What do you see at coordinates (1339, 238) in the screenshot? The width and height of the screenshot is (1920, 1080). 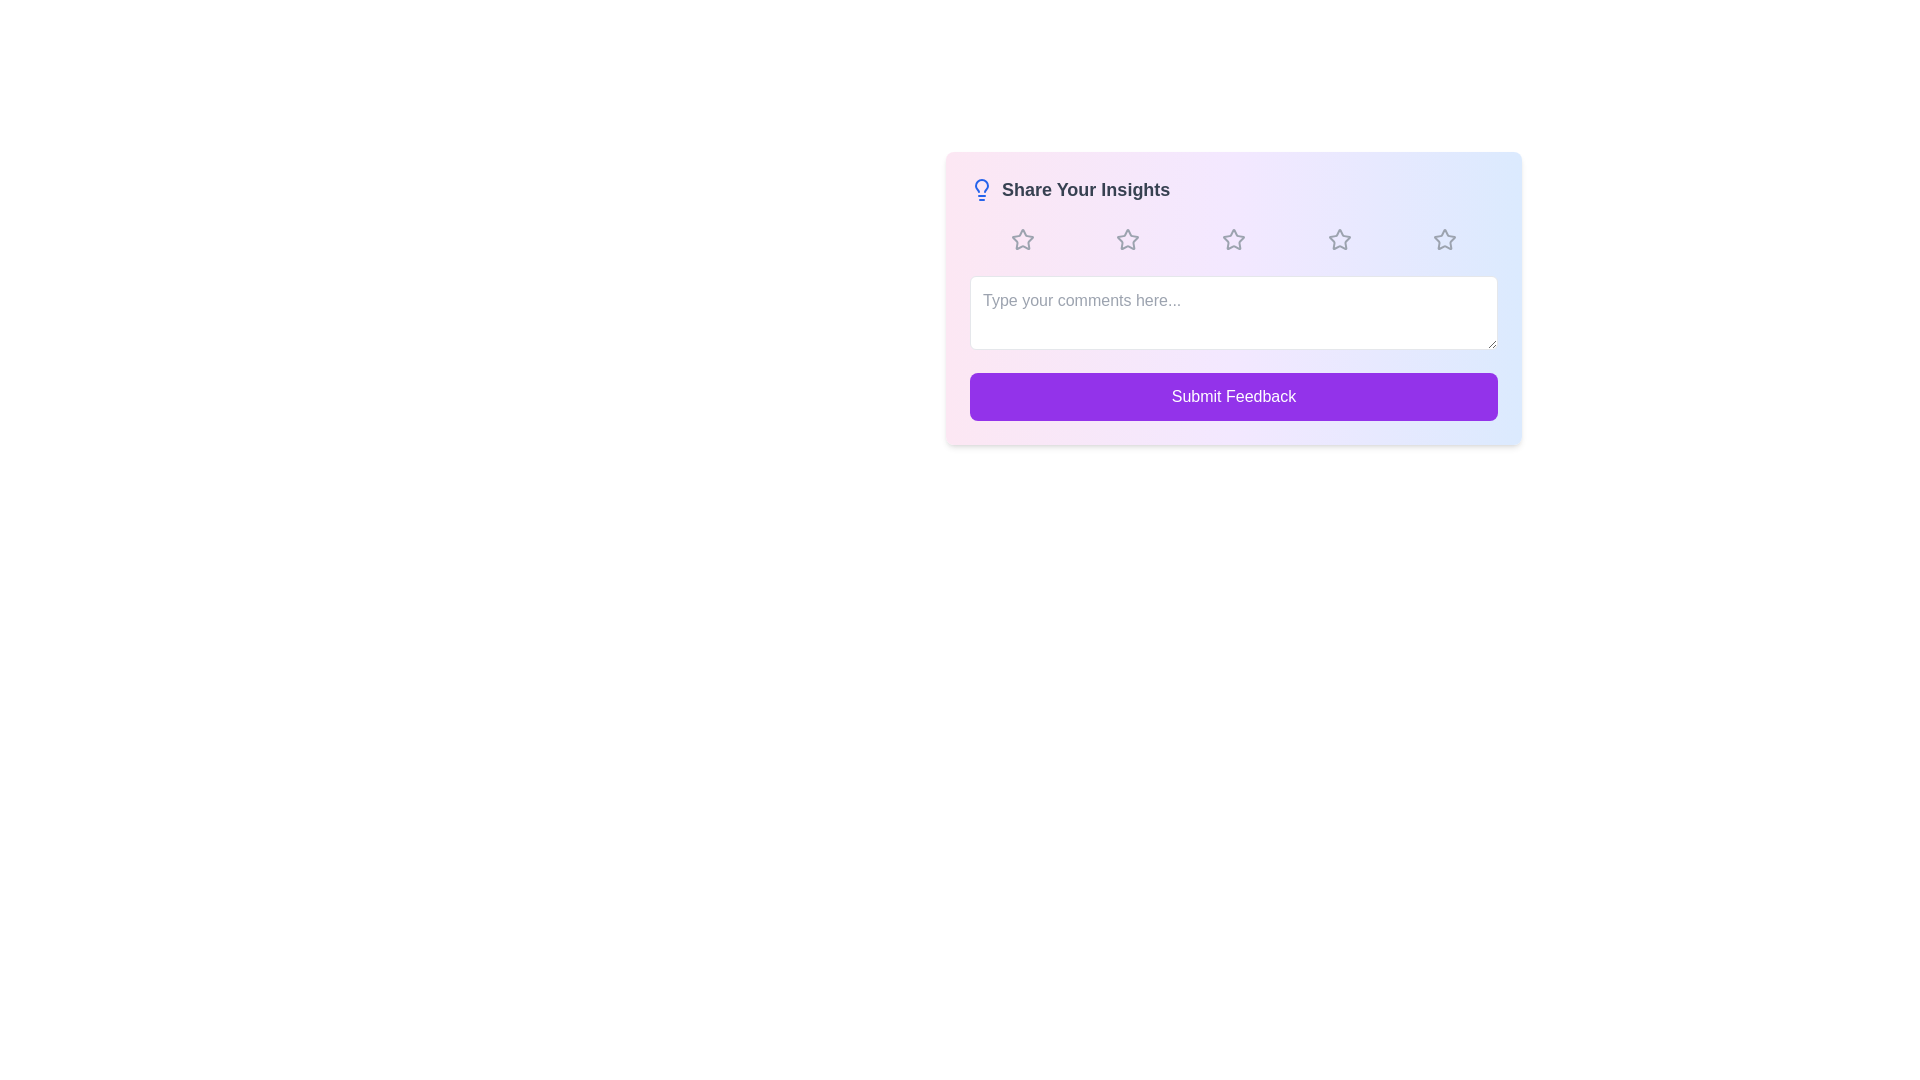 I see `the star corresponding to 4 stars to preview the rating` at bounding box center [1339, 238].